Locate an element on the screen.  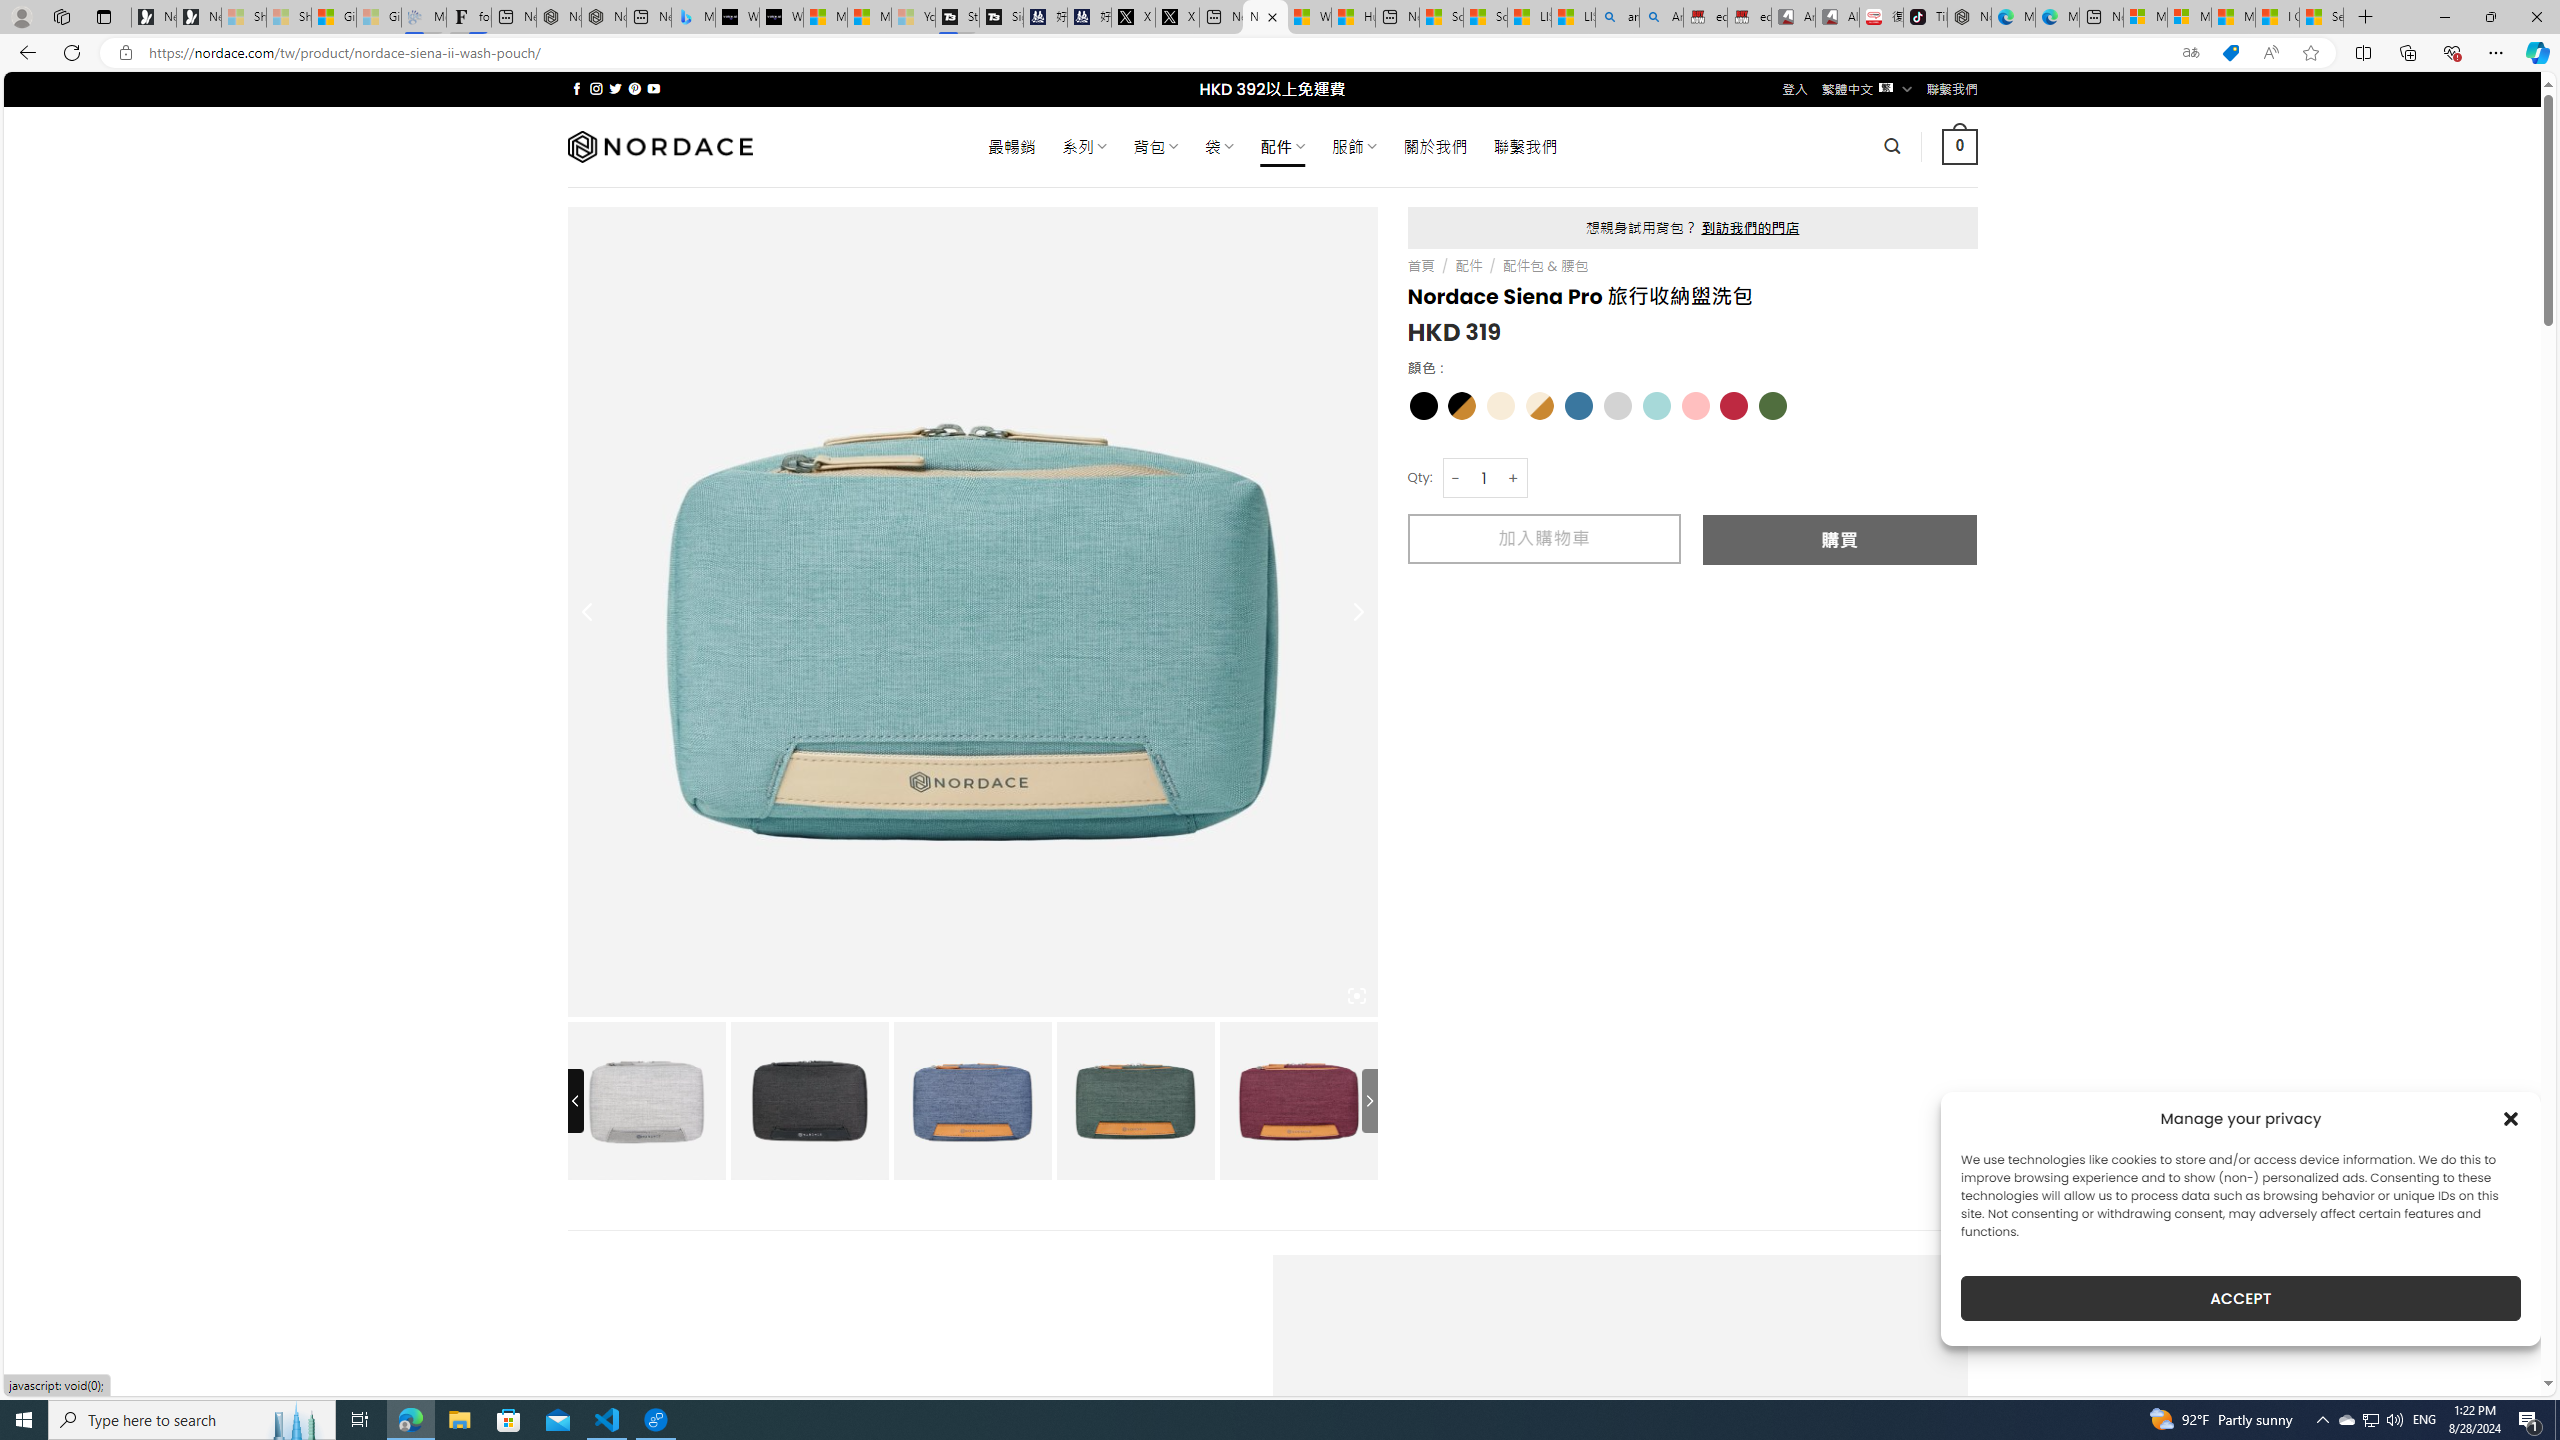
'Nordace - Best Sellers' is located at coordinates (1968, 16).